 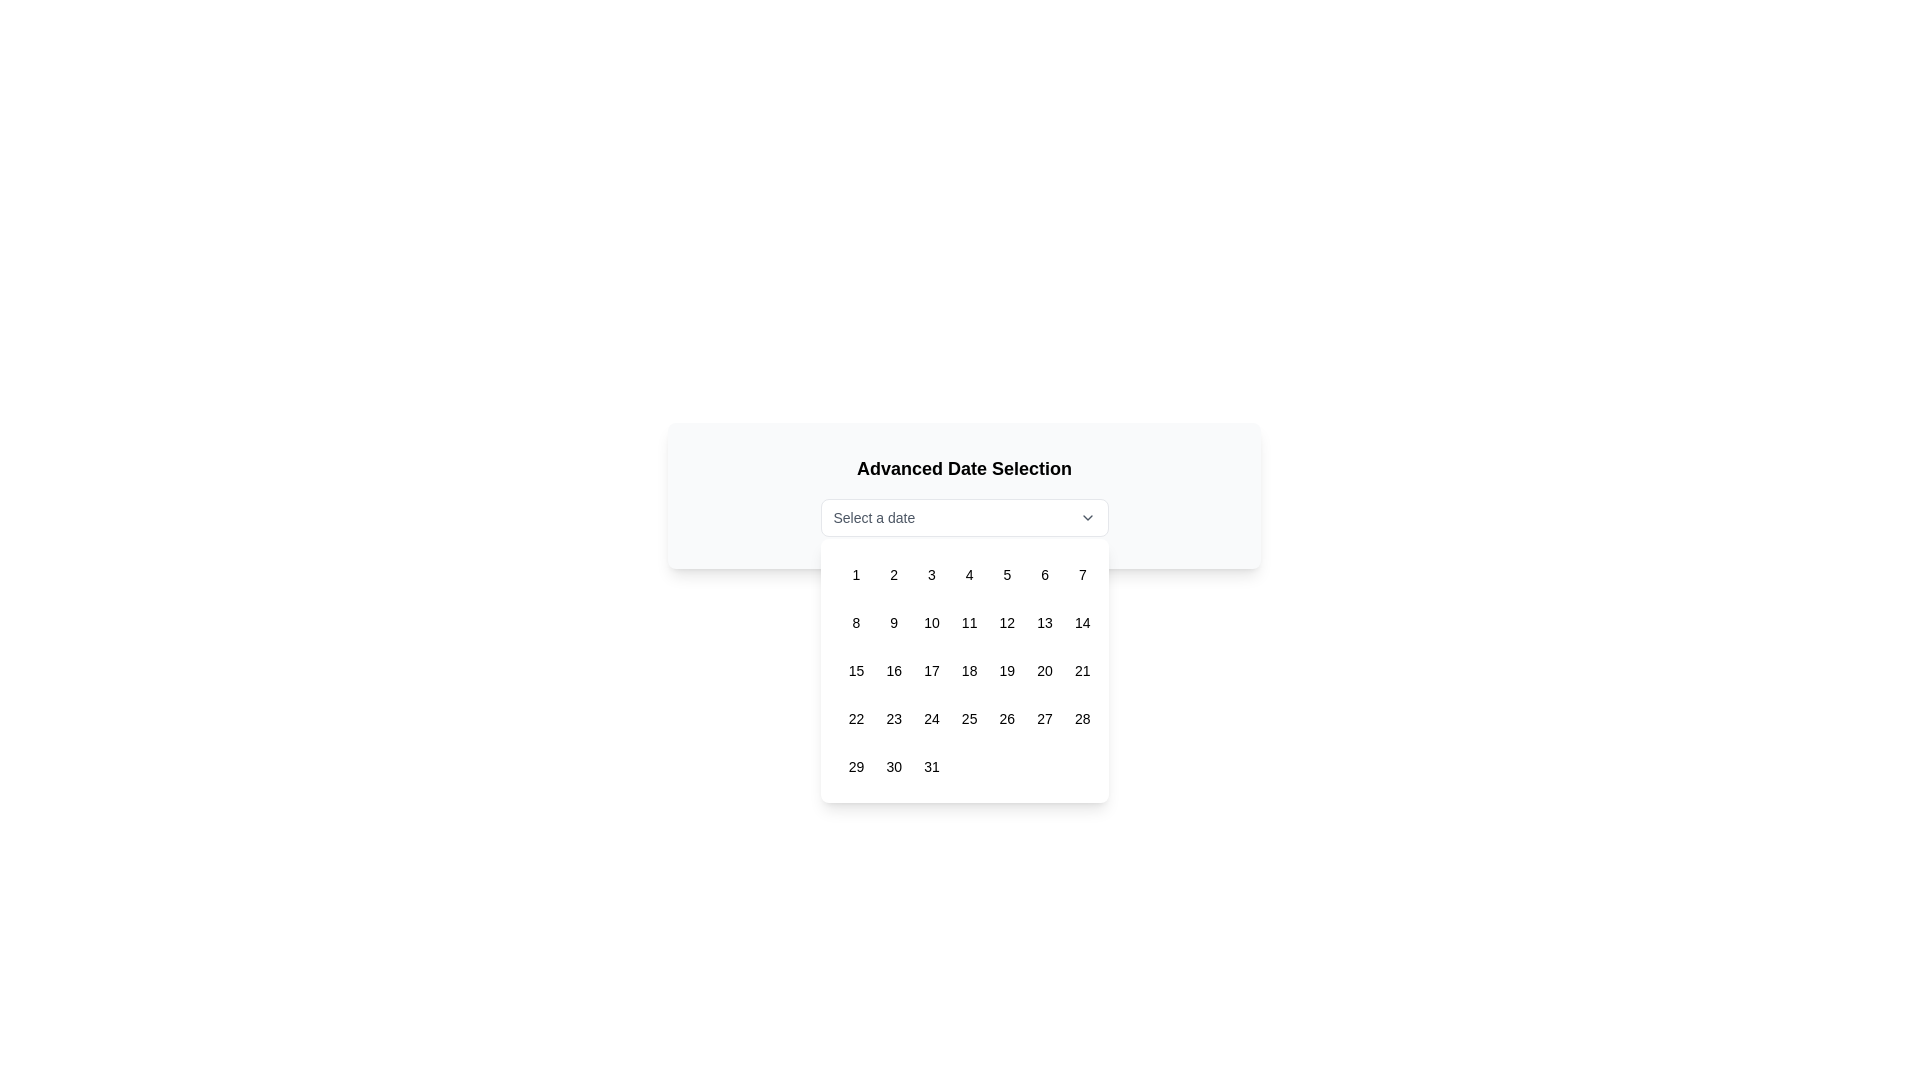 What do you see at coordinates (856, 766) in the screenshot?
I see `the interactive calendar day button for the 29th day of the month` at bounding box center [856, 766].